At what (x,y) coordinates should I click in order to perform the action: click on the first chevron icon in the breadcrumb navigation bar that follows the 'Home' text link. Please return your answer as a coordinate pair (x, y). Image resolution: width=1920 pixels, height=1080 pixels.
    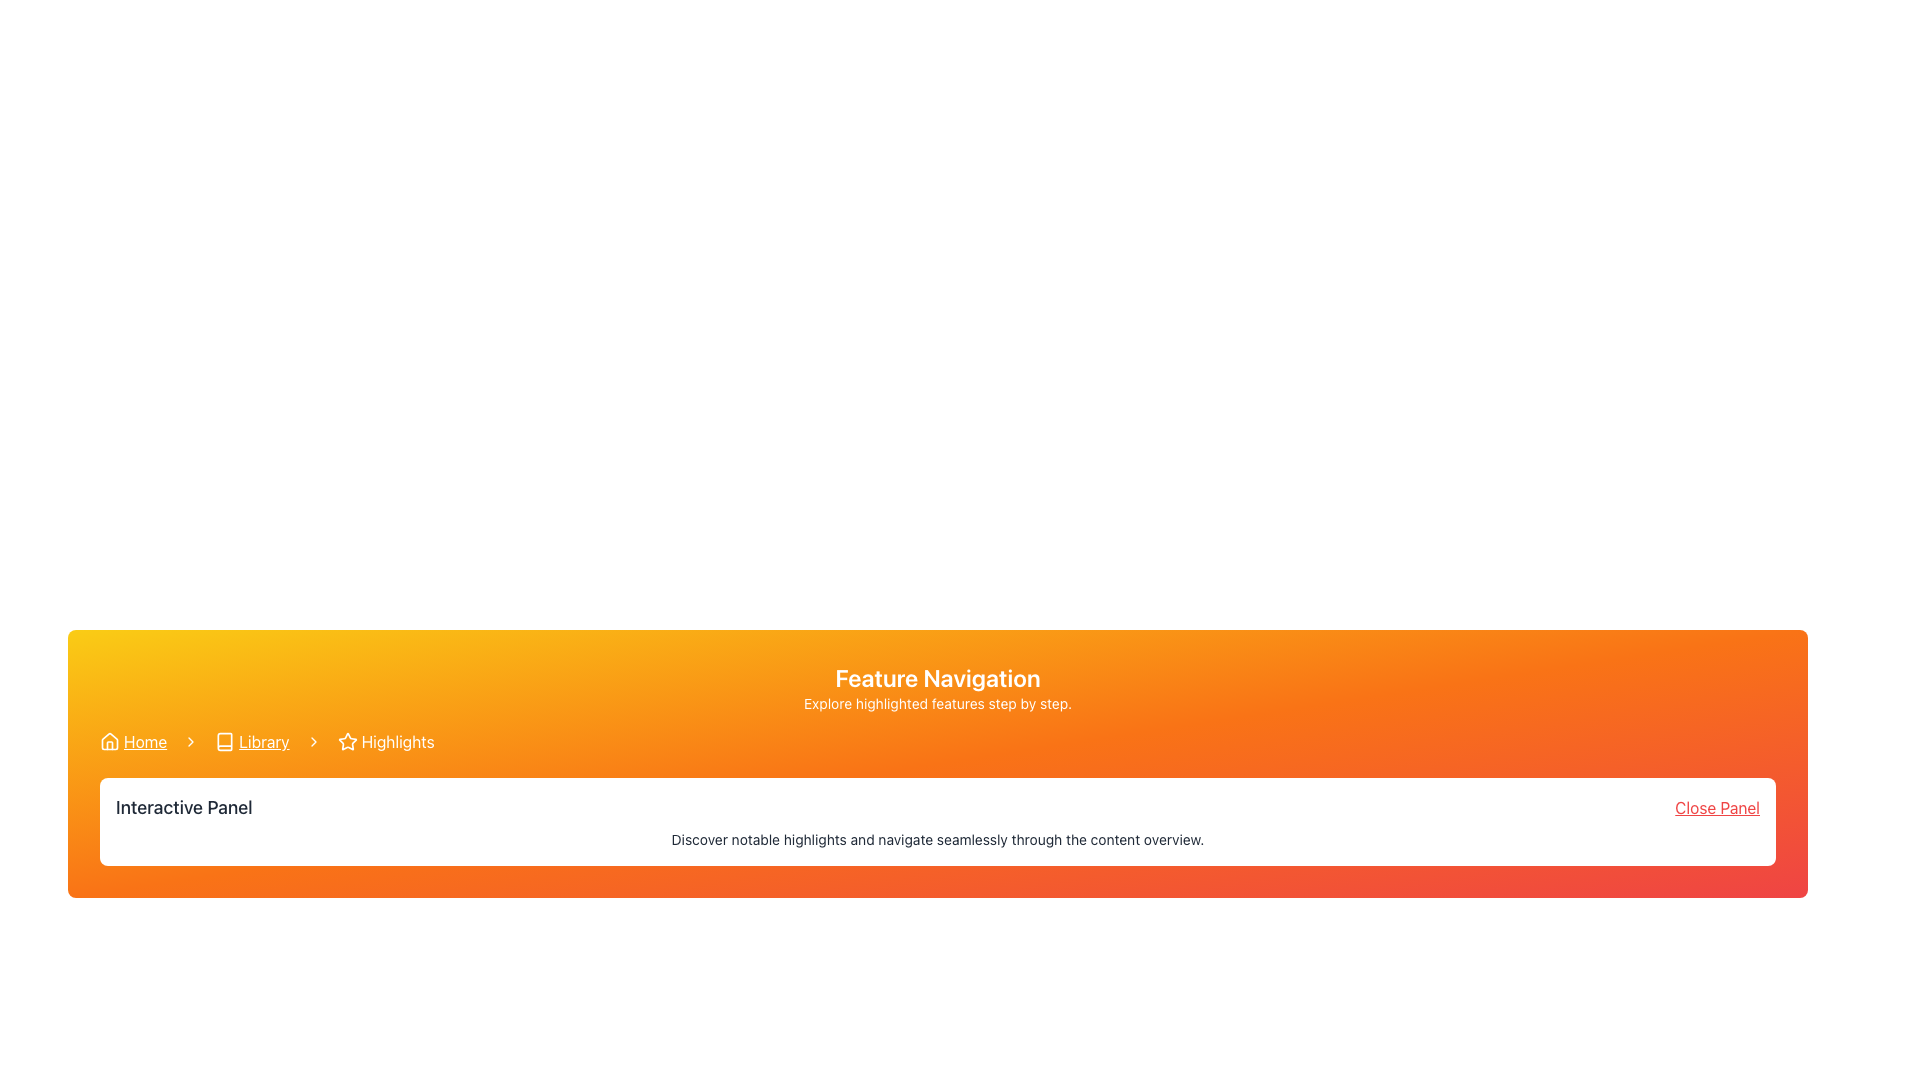
    Looking at the image, I should click on (191, 741).